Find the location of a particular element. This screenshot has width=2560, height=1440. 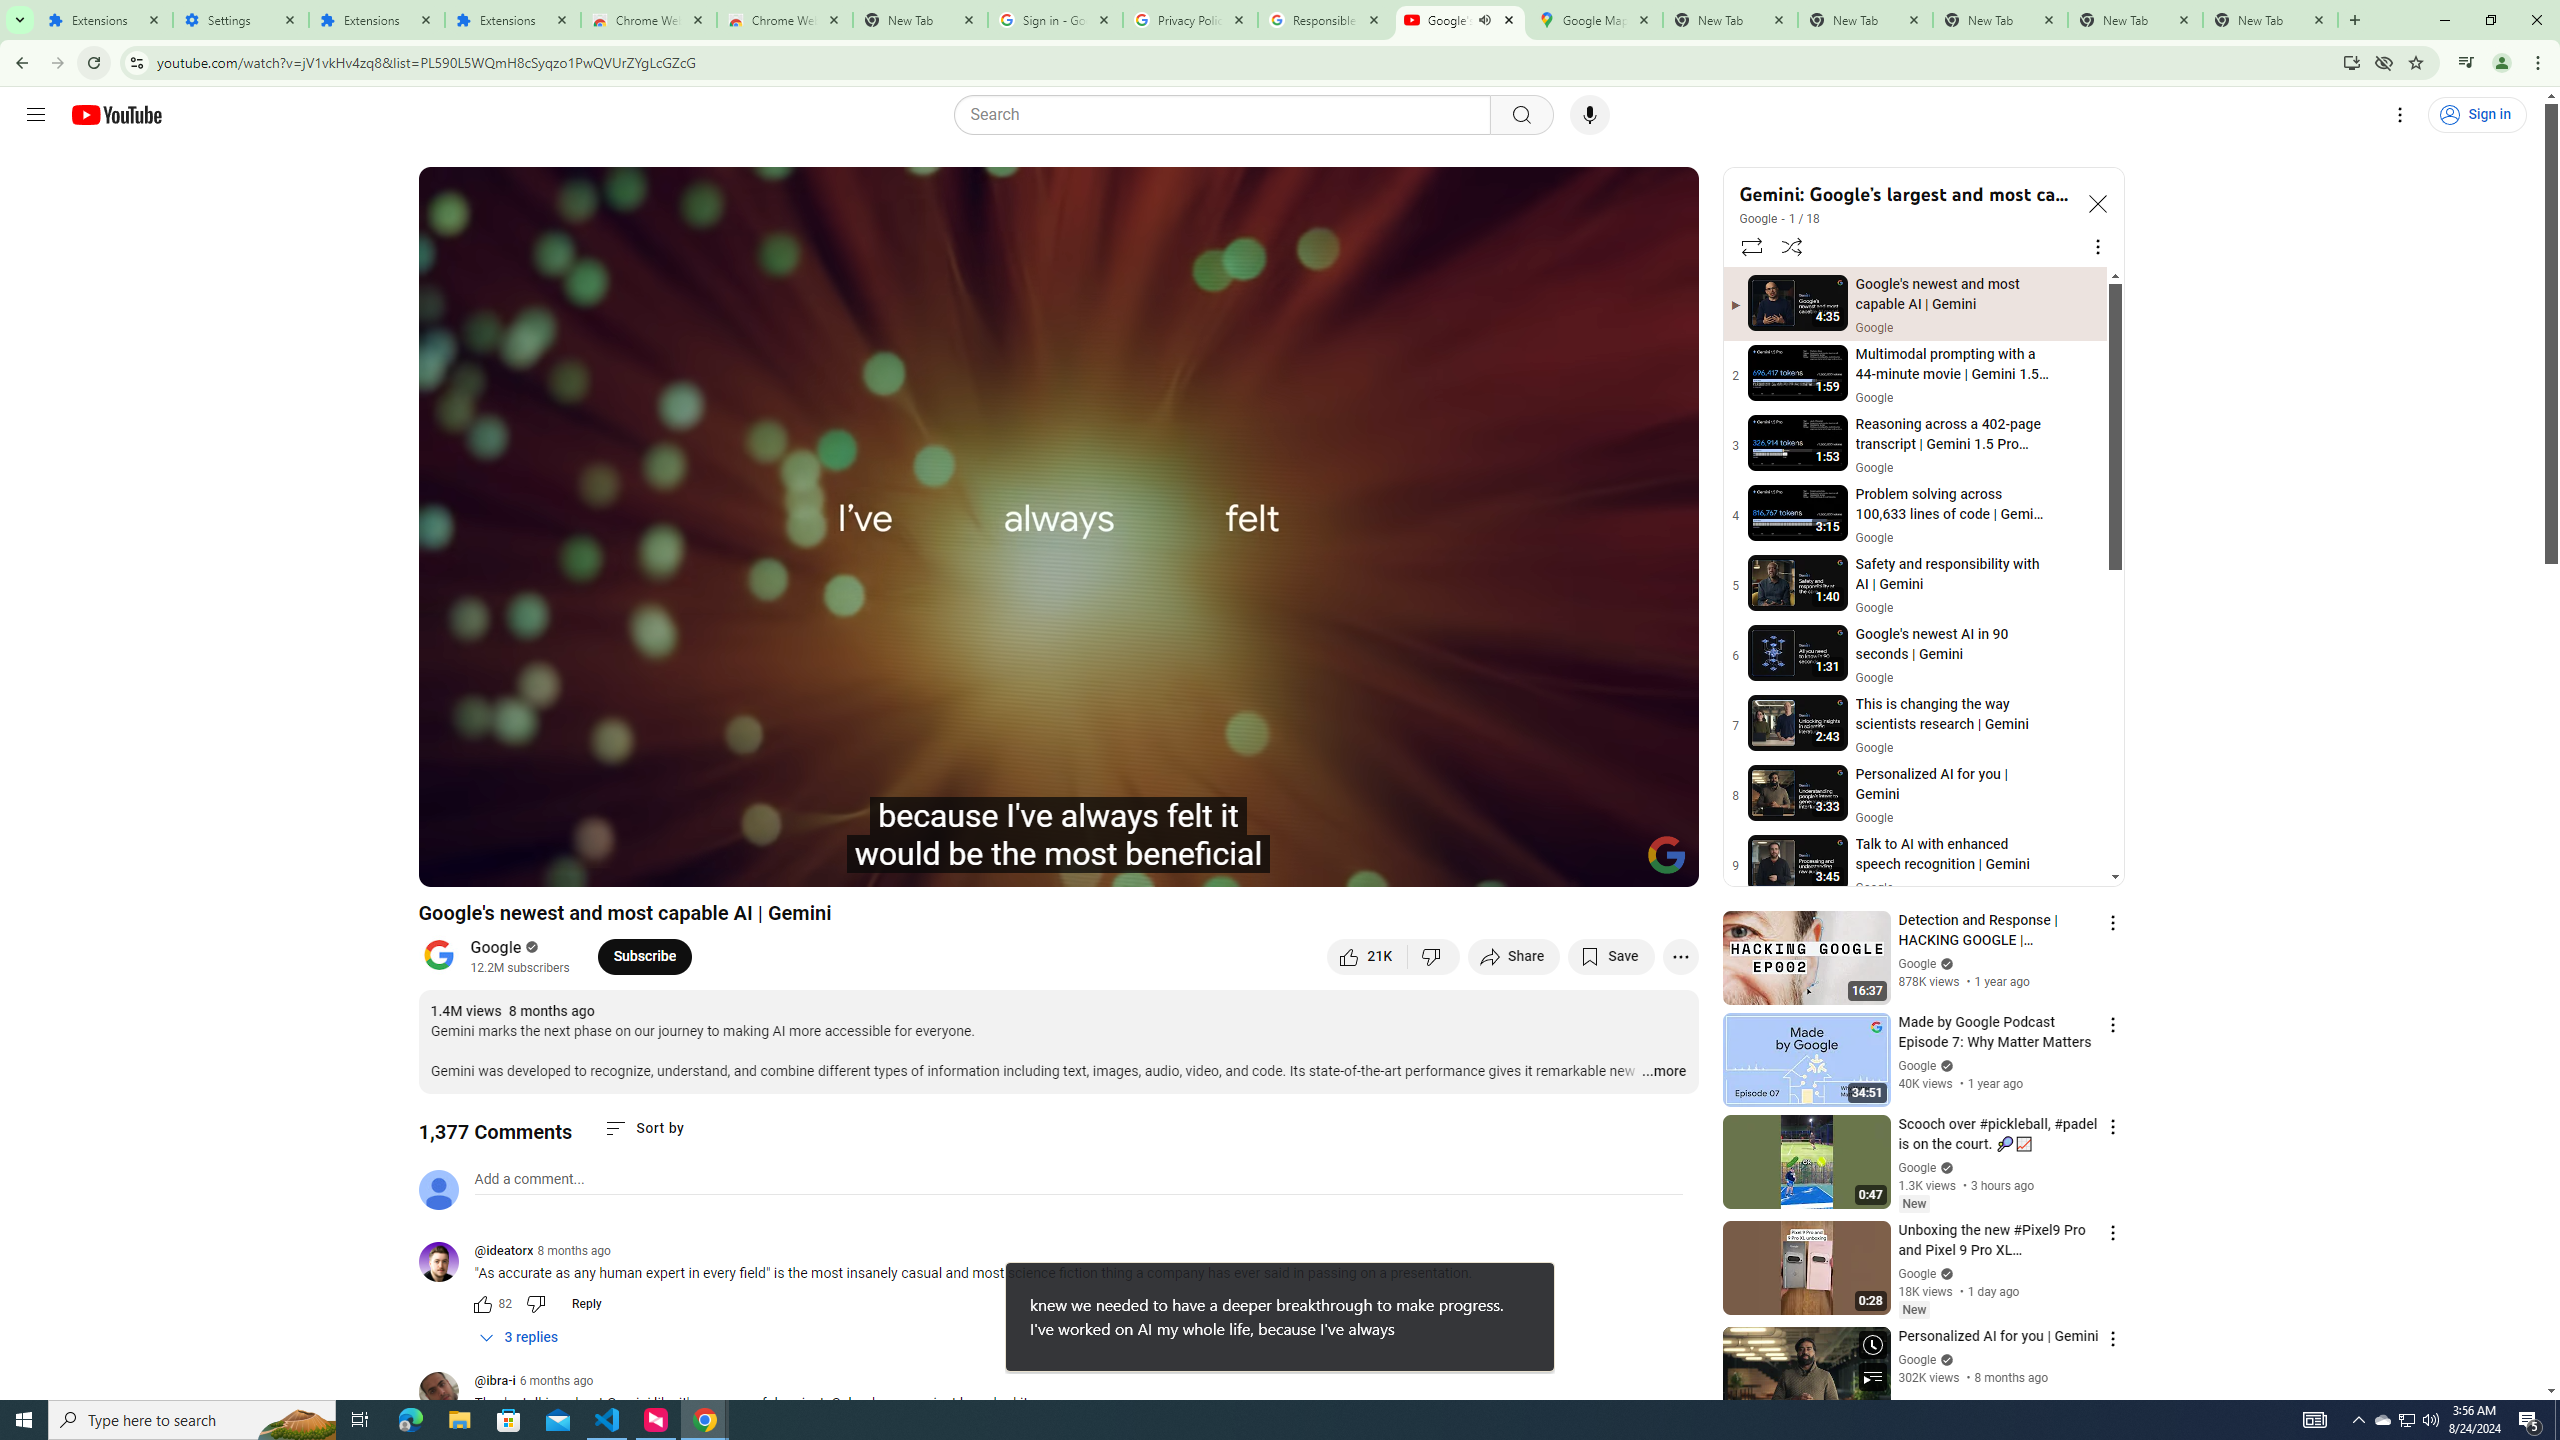

'Full screen (f)' is located at coordinates (1662, 862).